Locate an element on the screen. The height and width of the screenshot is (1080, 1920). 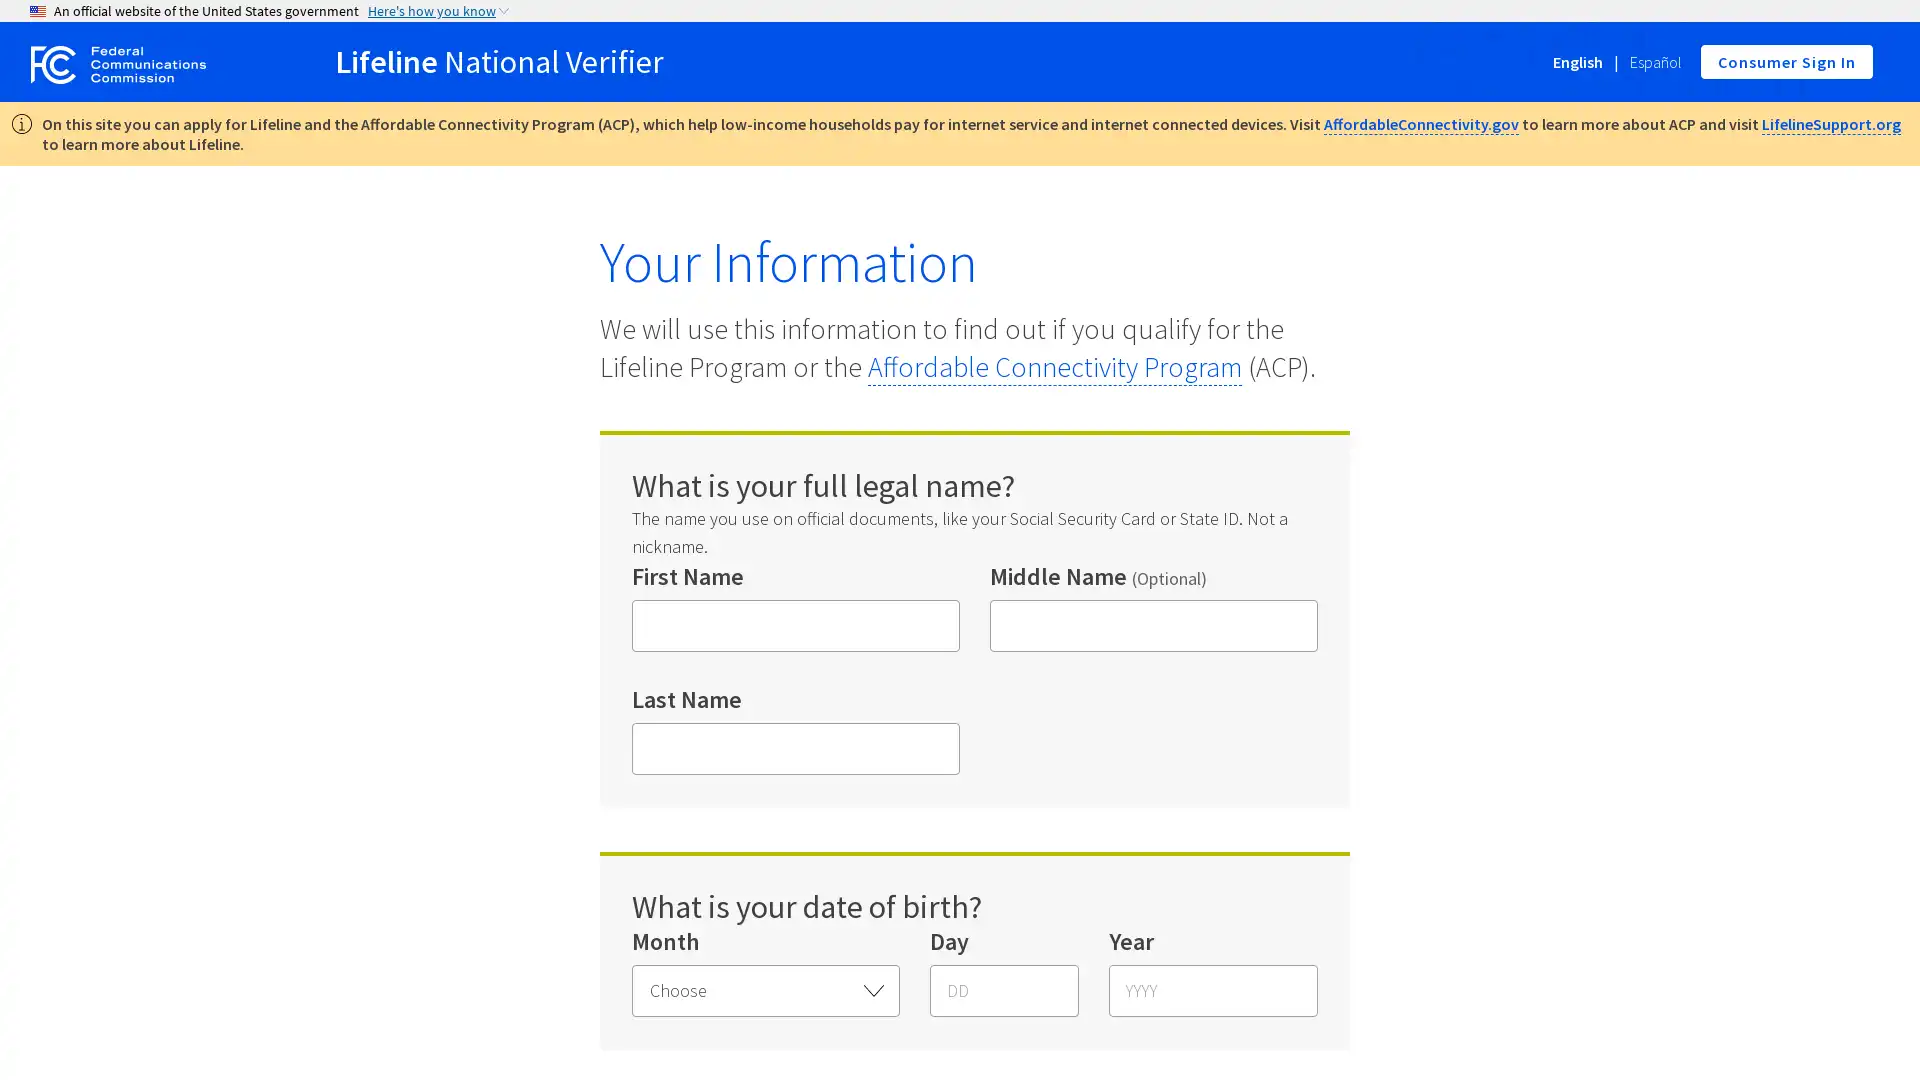
Consumer Sign In is located at coordinates (1786, 60).